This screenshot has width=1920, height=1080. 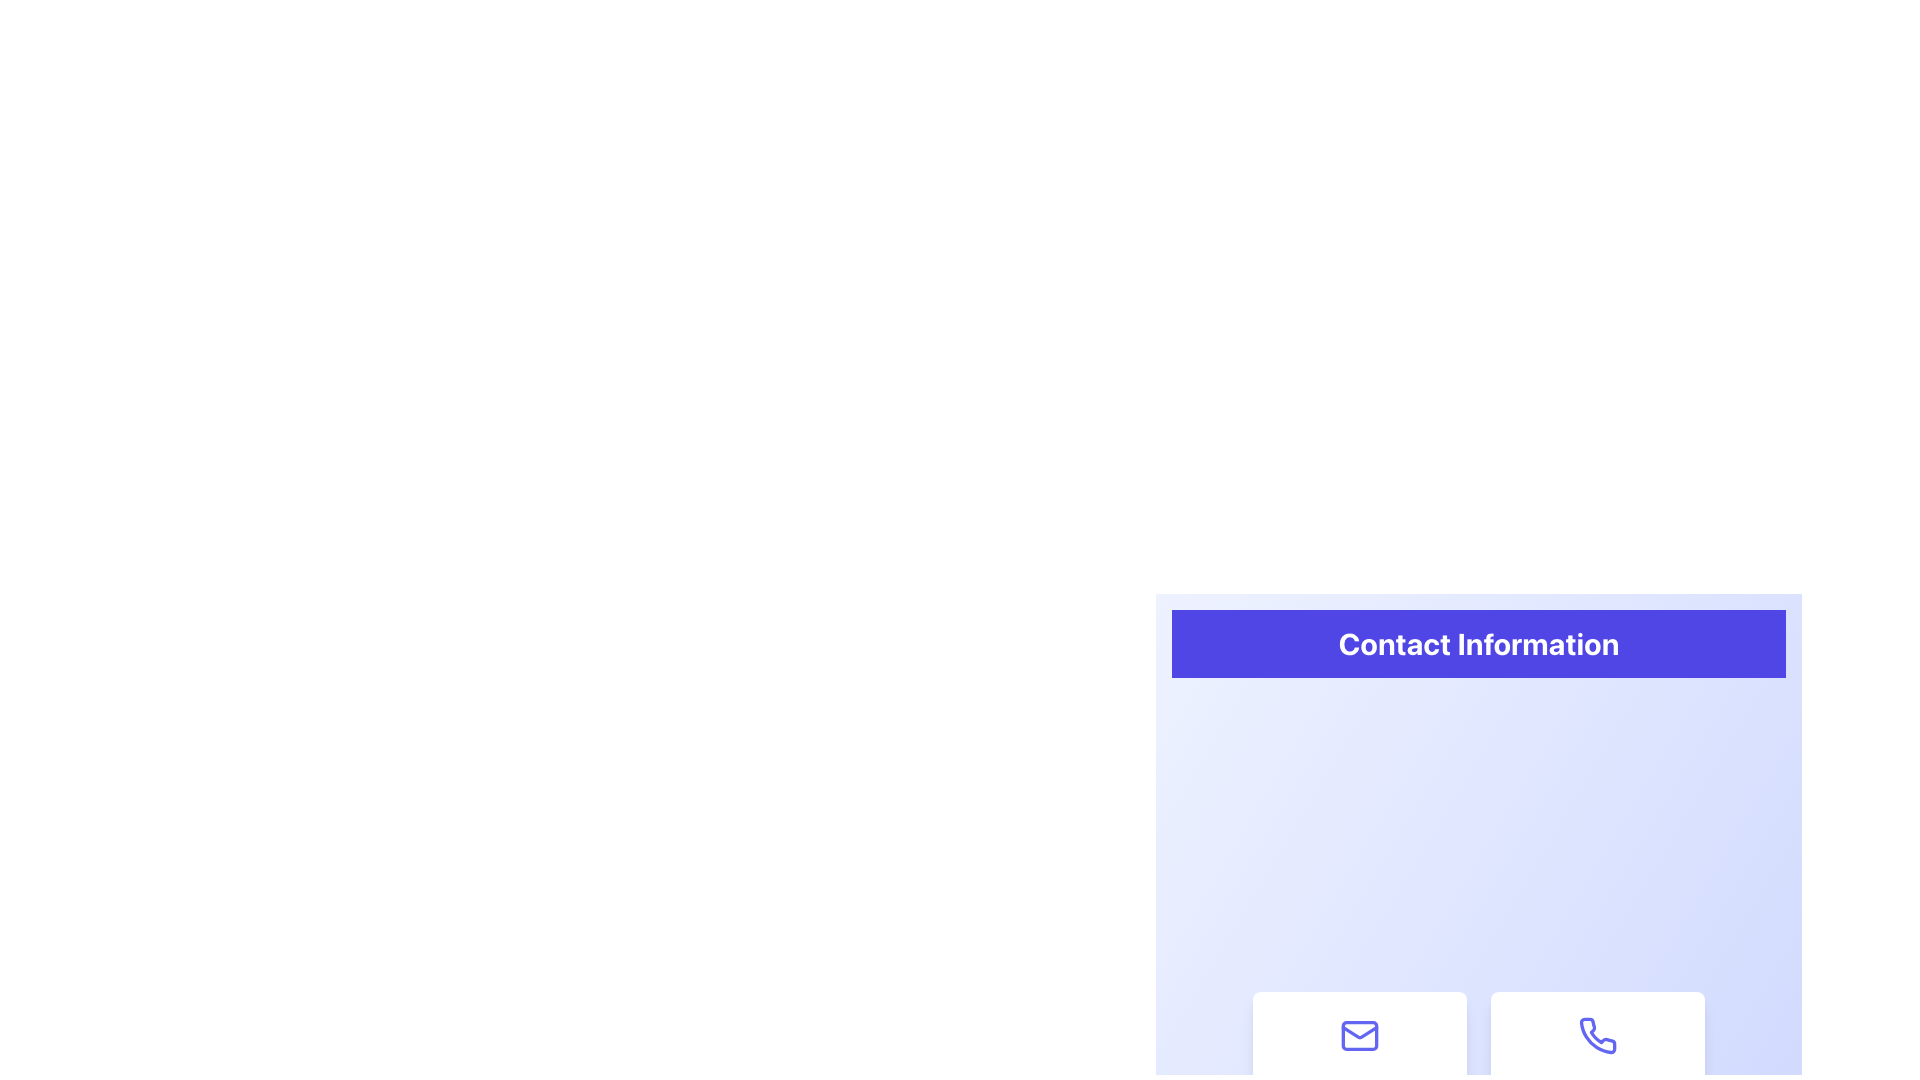 I want to click on the header indicating contact information, so click(x=1478, y=644).